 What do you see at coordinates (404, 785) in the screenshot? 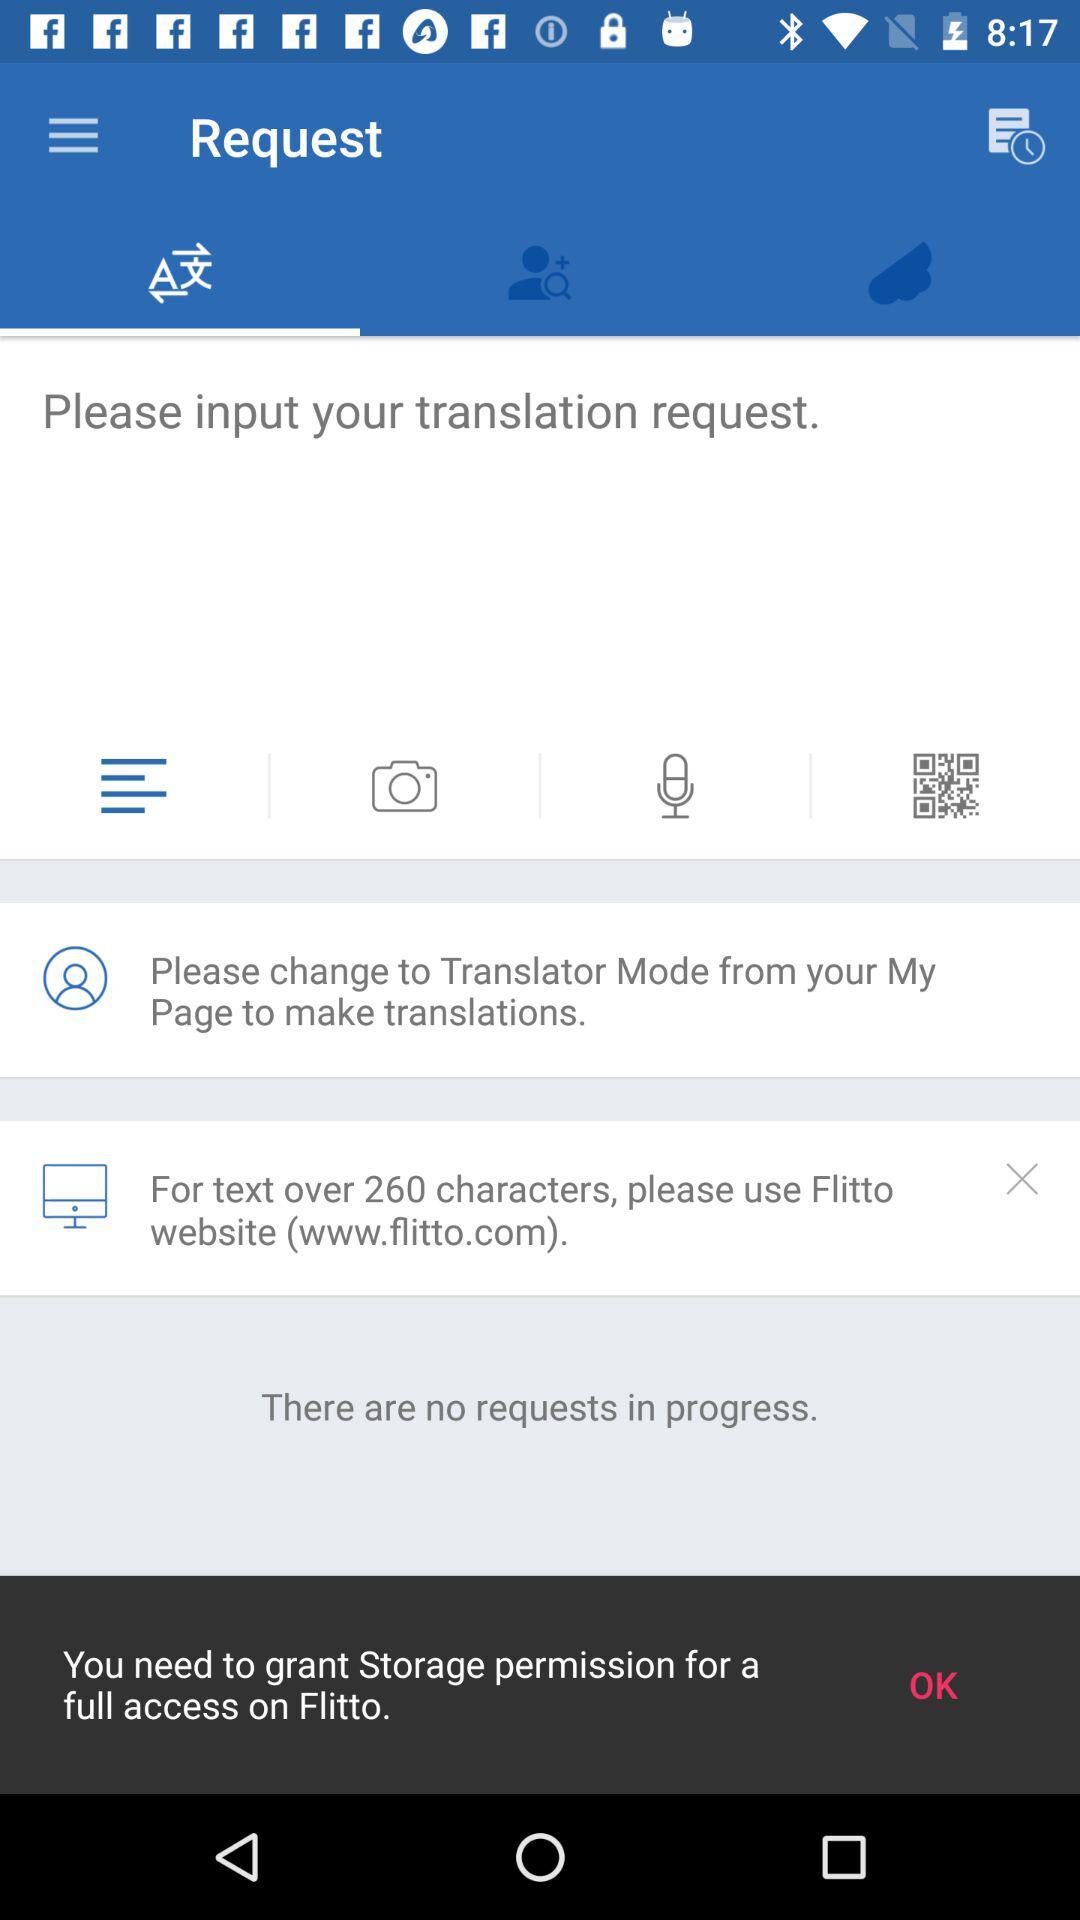
I see `open camera` at bounding box center [404, 785].